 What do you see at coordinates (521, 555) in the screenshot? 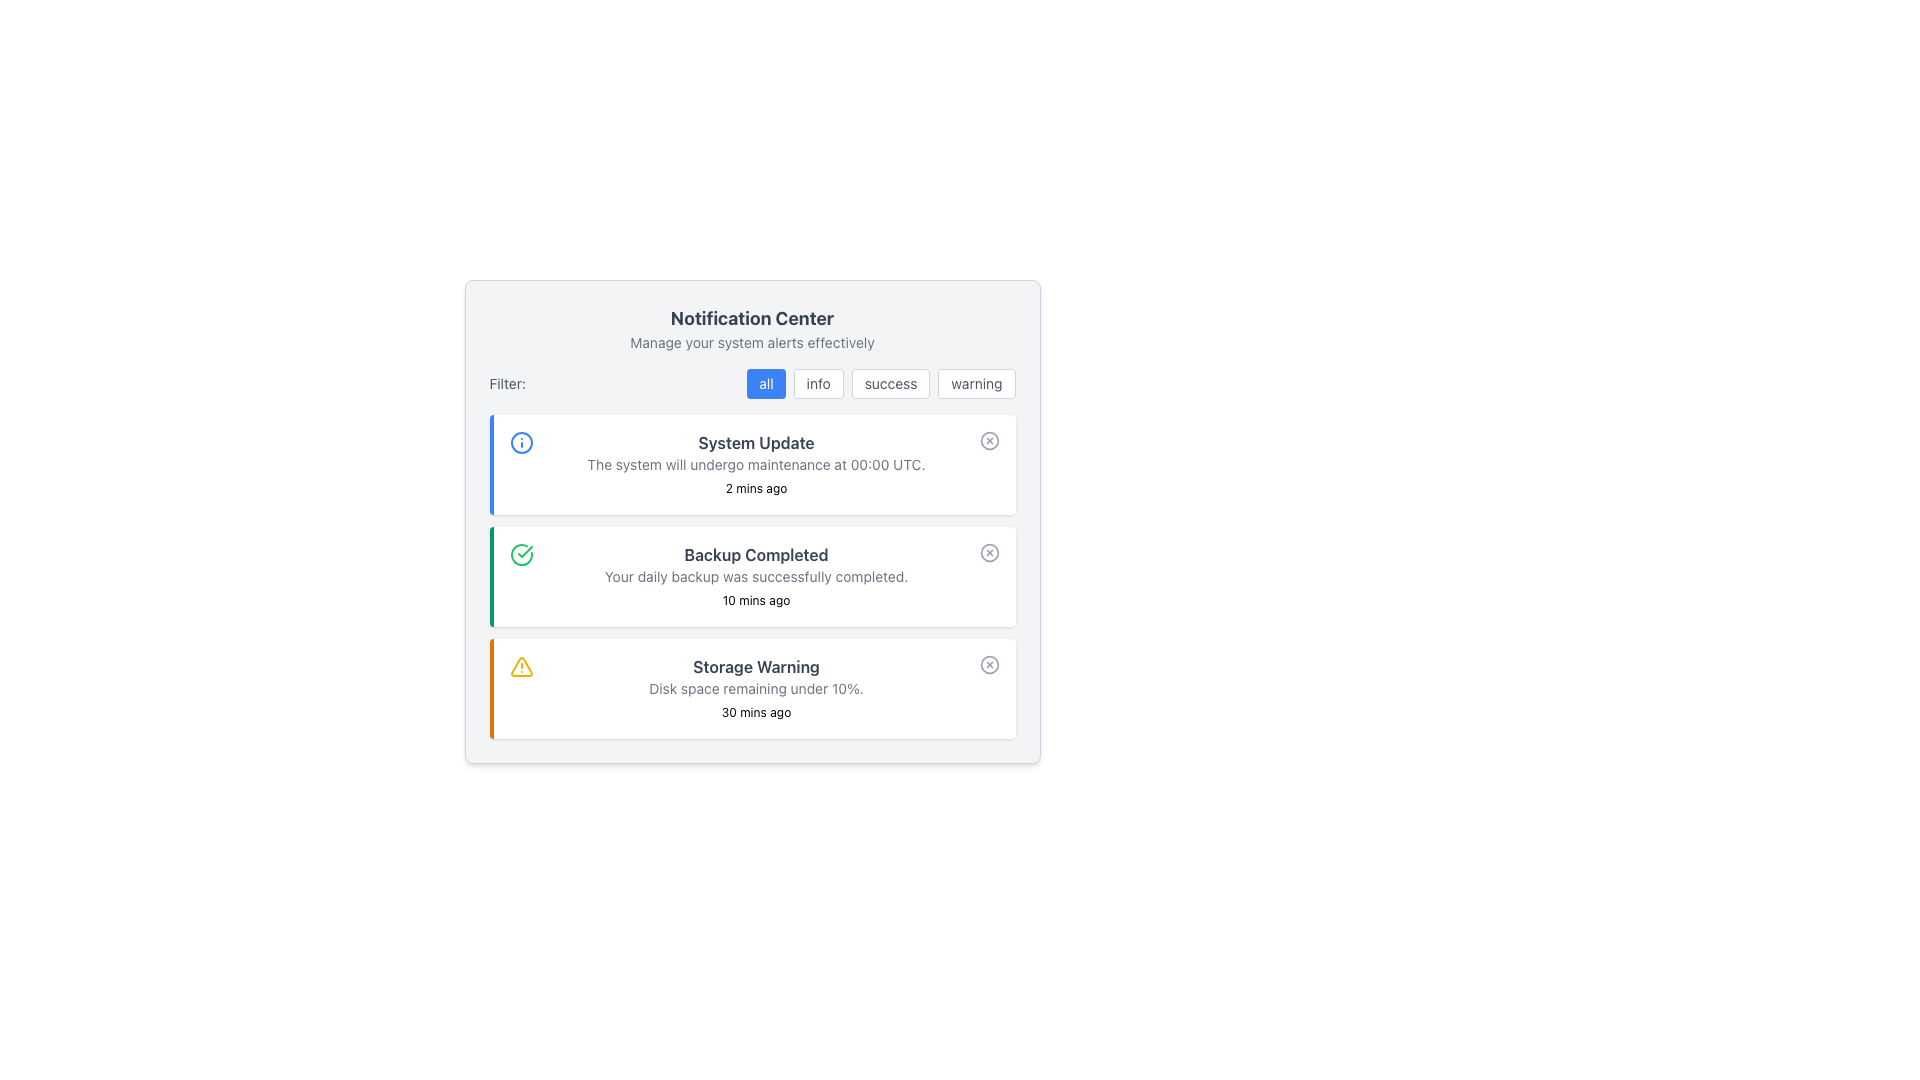
I see `the green circular icon with a white tick mark, which indicates a successful action, located adjacent to the 'Backup Completed' notification text` at bounding box center [521, 555].